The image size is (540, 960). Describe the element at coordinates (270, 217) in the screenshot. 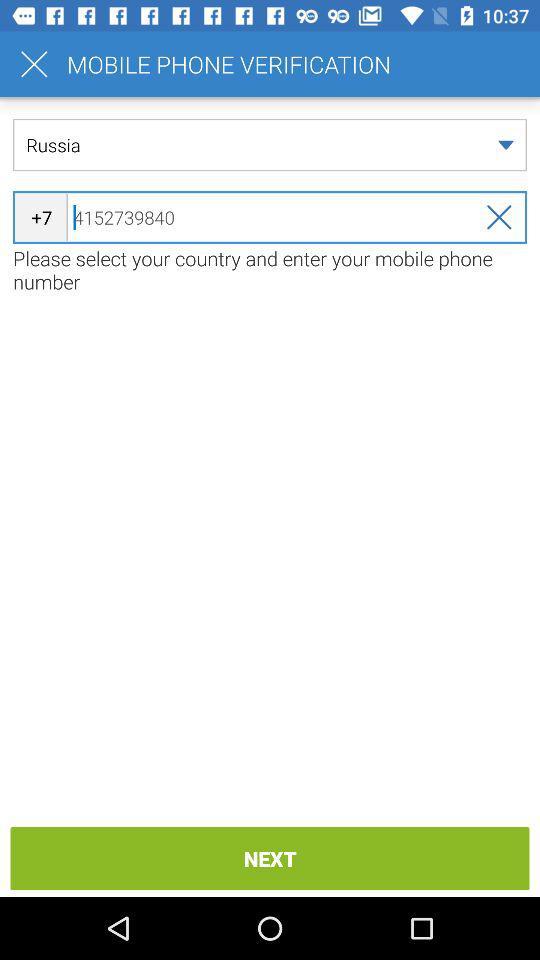

I see `4152739840 item` at that location.